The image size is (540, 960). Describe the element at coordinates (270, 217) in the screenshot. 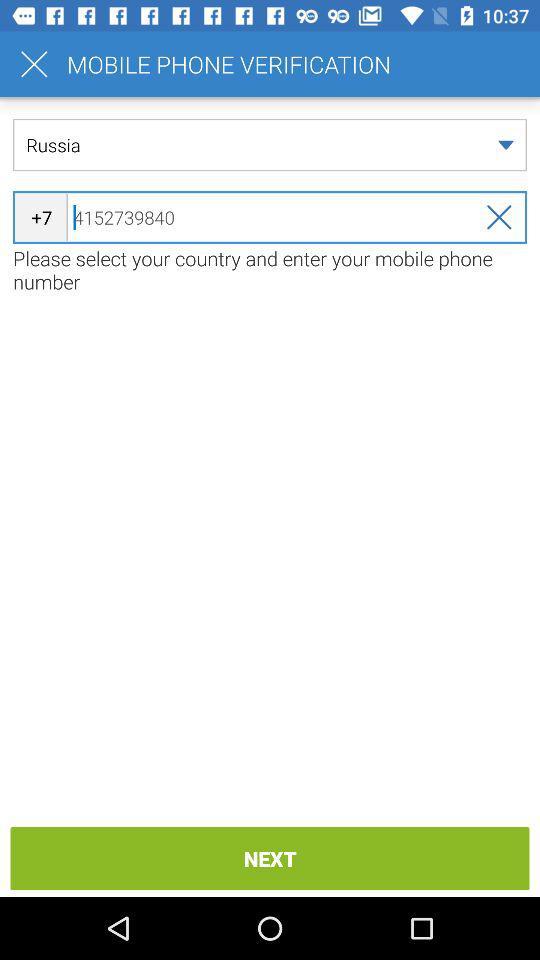

I see `4152739840 item` at that location.